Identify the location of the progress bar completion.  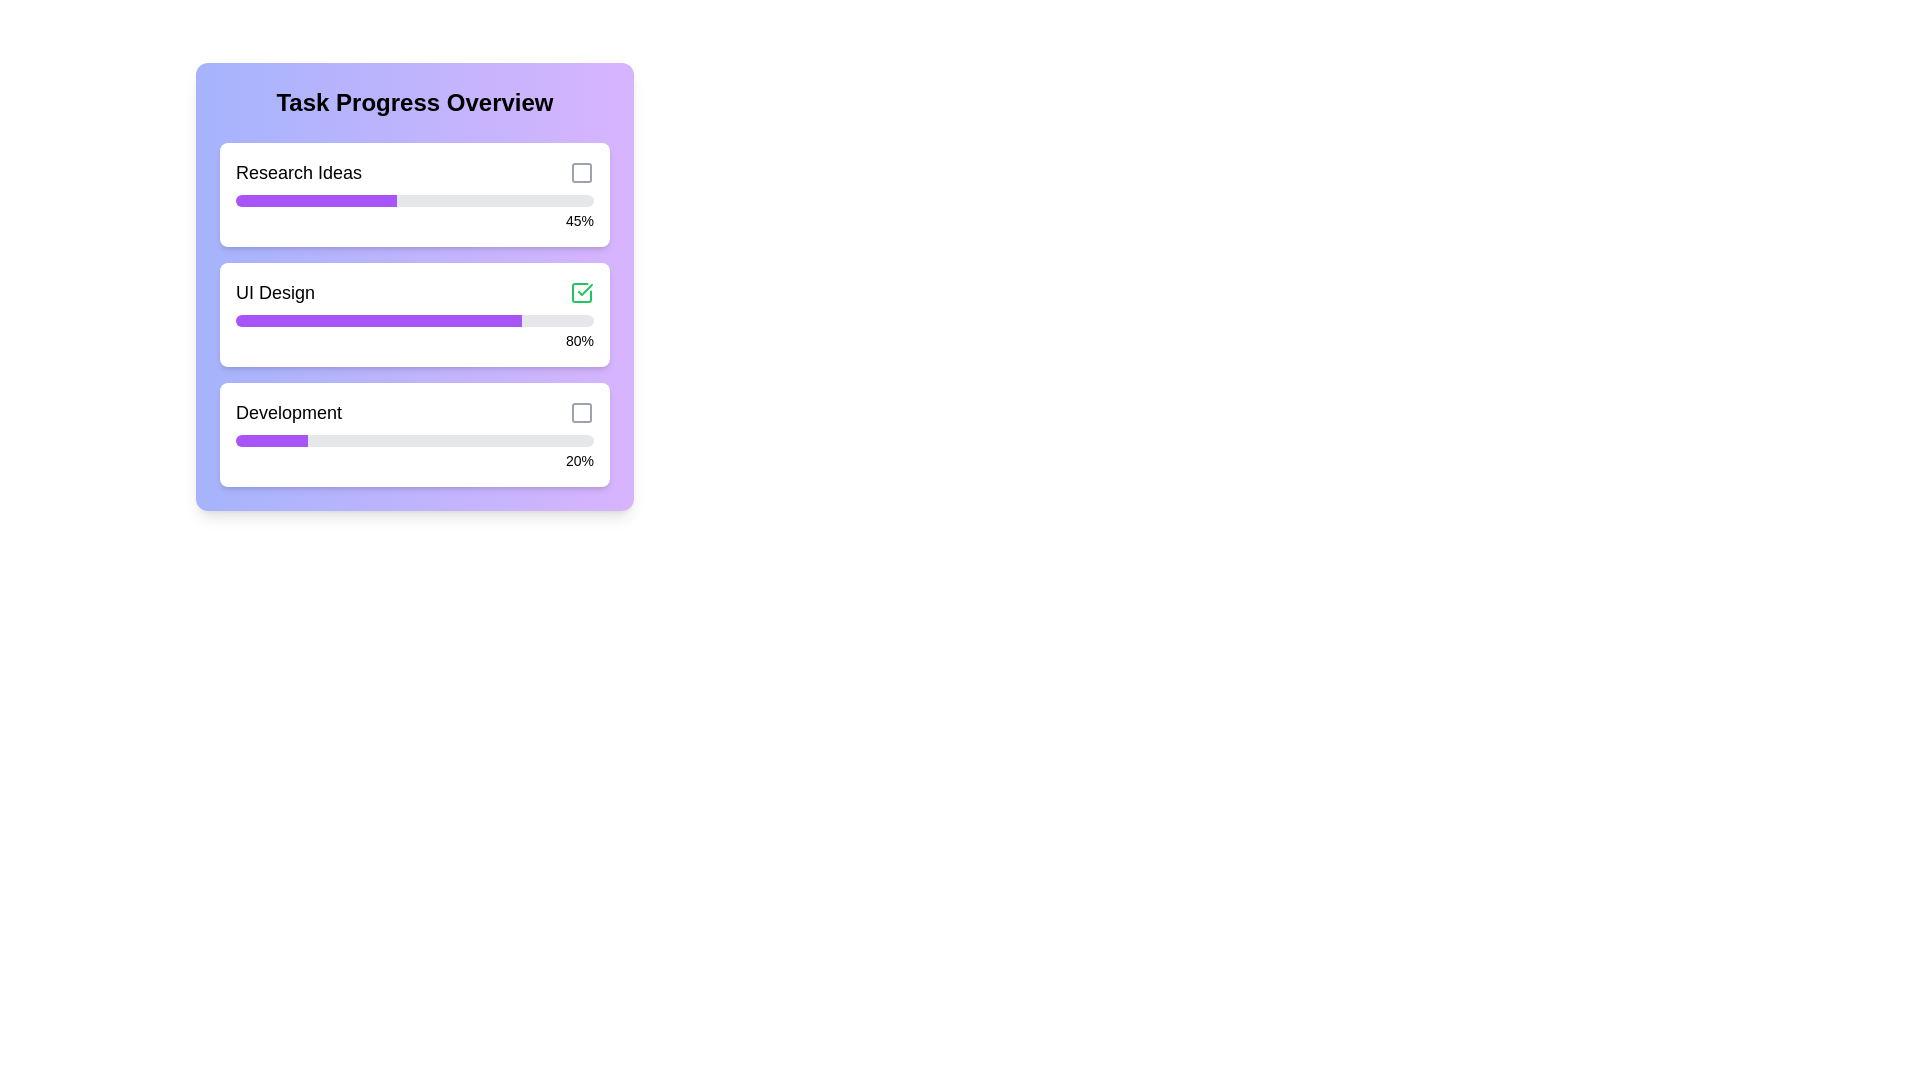
(420, 319).